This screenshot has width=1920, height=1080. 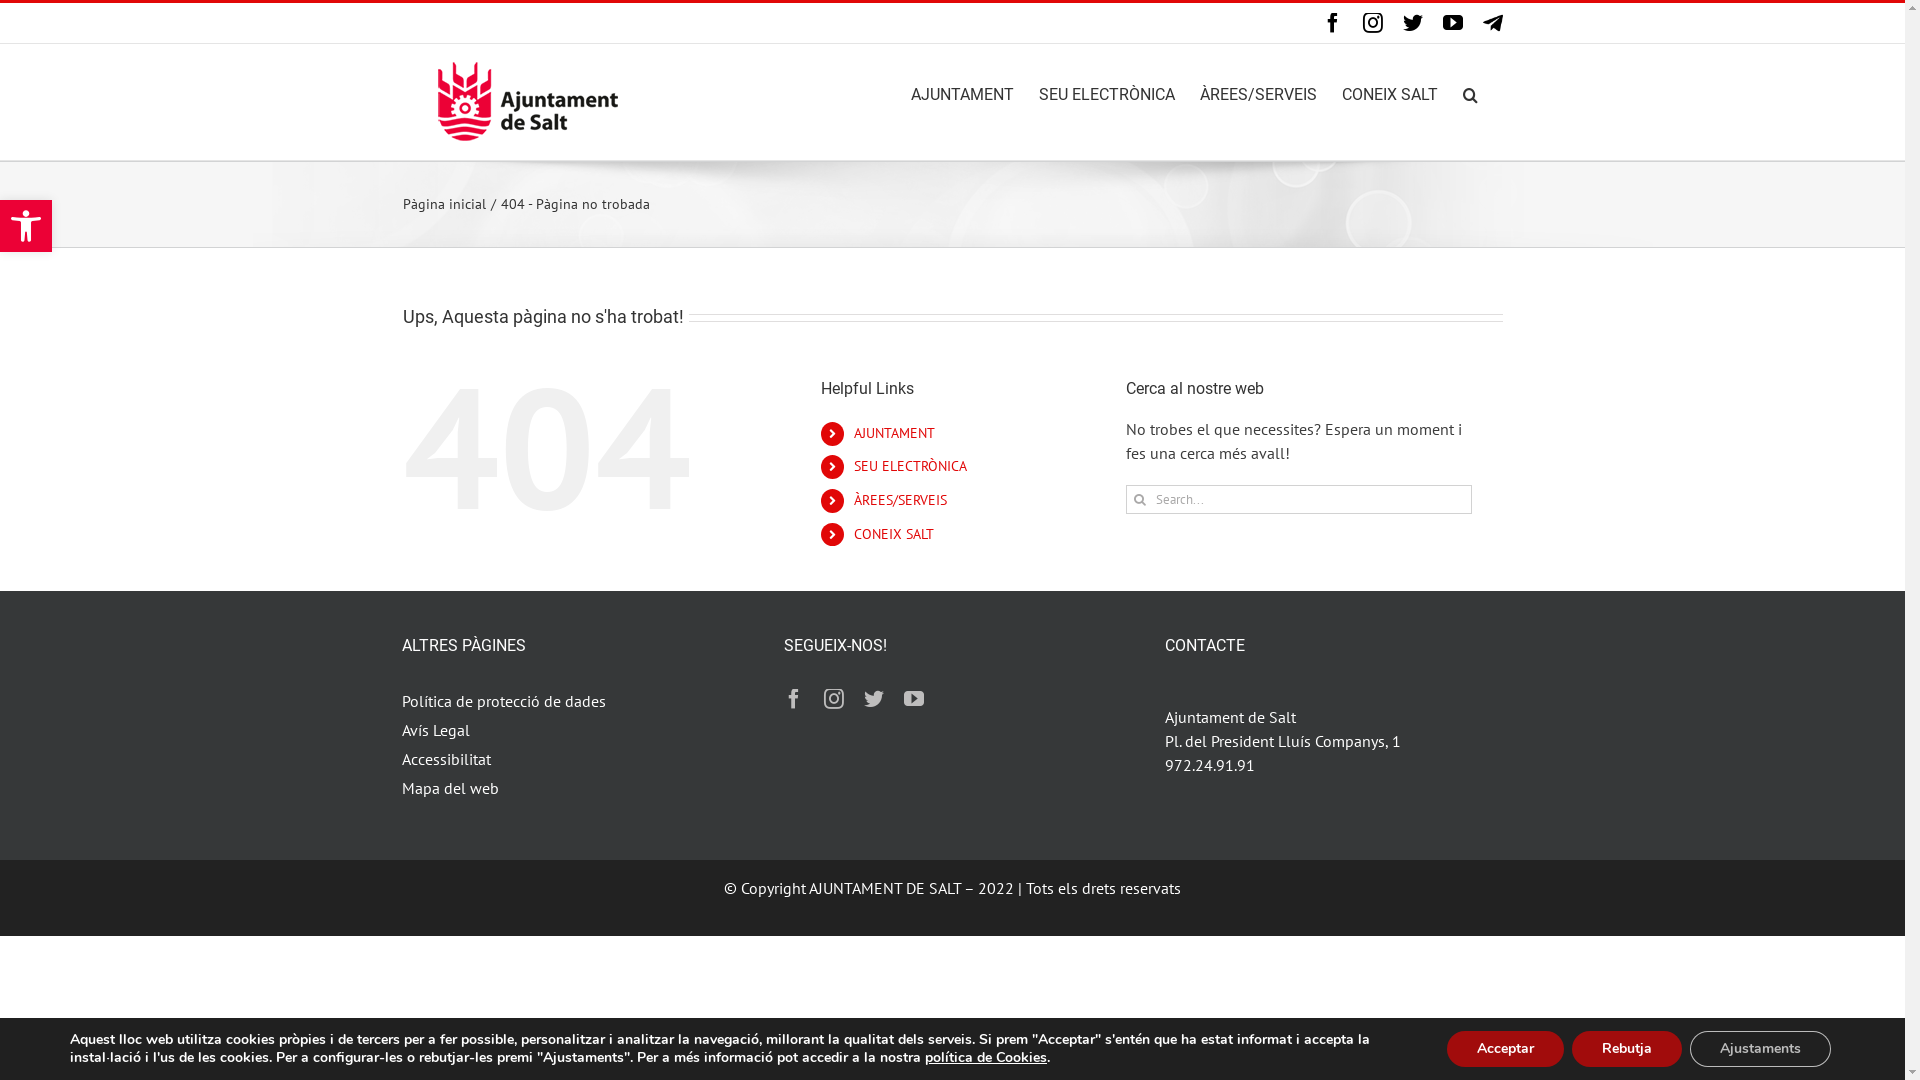 What do you see at coordinates (1332, 23) in the screenshot?
I see `'Facebook'` at bounding box center [1332, 23].